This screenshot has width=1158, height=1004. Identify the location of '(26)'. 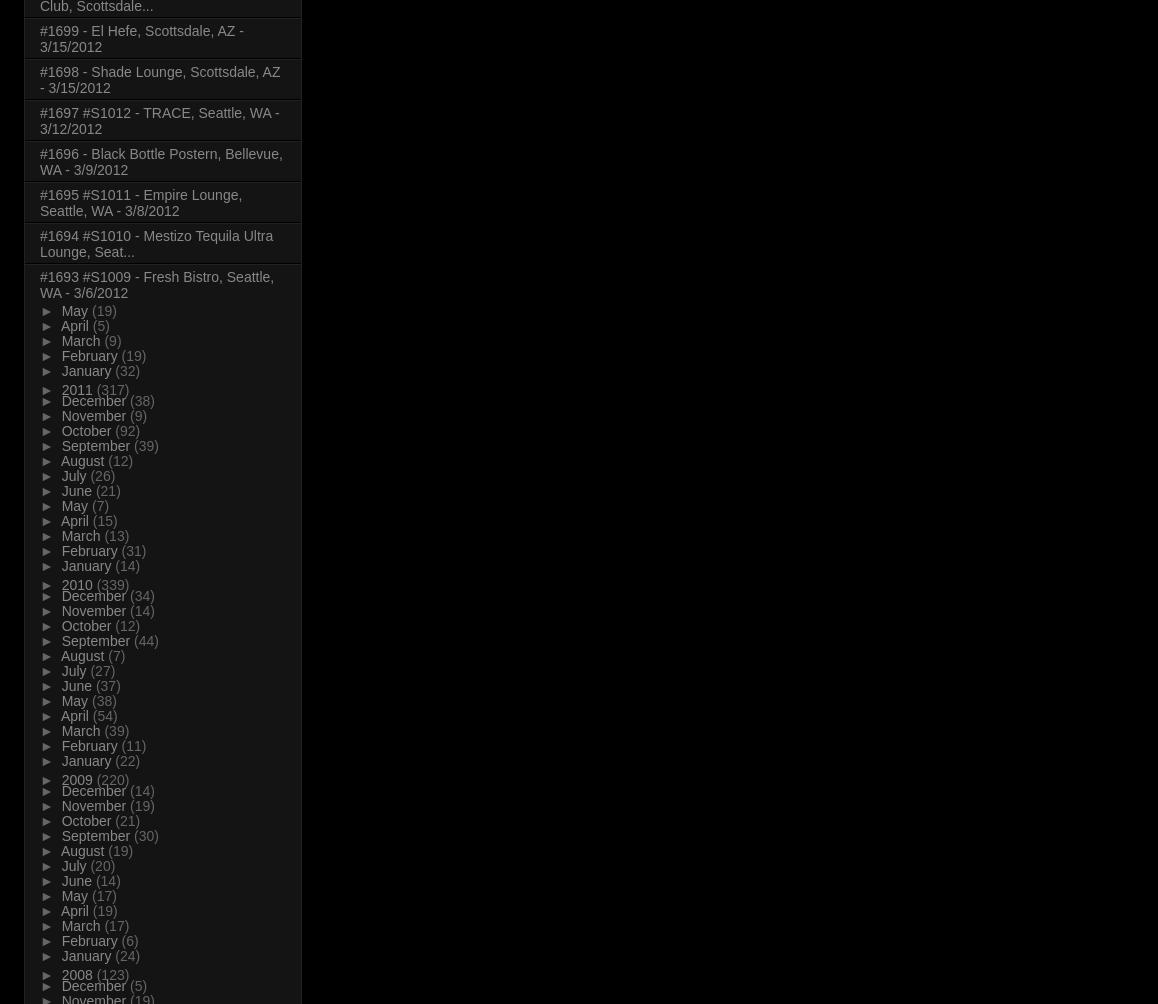
(89, 474).